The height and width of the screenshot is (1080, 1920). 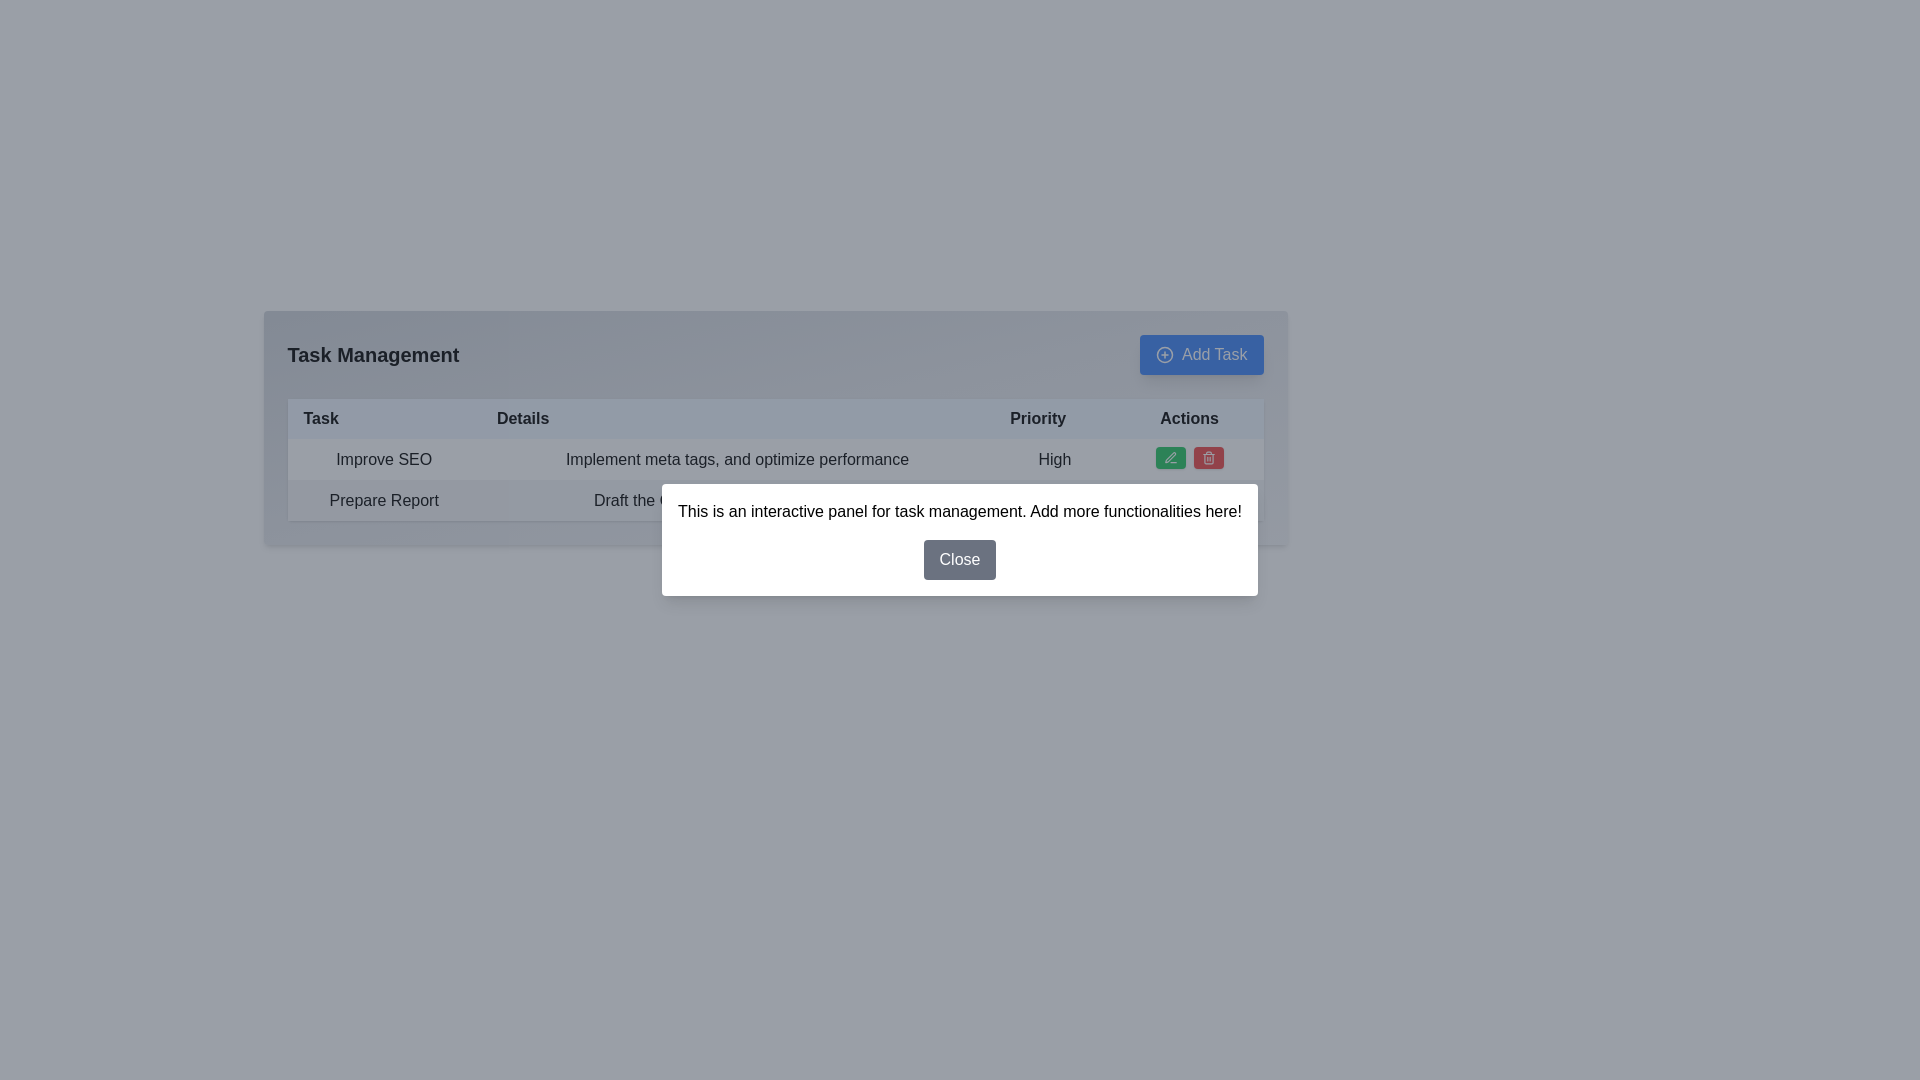 What do you see at coordinates (1189, 418) in the screenshot?
I see `the text label displaying 'Actions' in bold font, located in the top bar of the table structure as the last column header` at bounding box center [1189, 418].